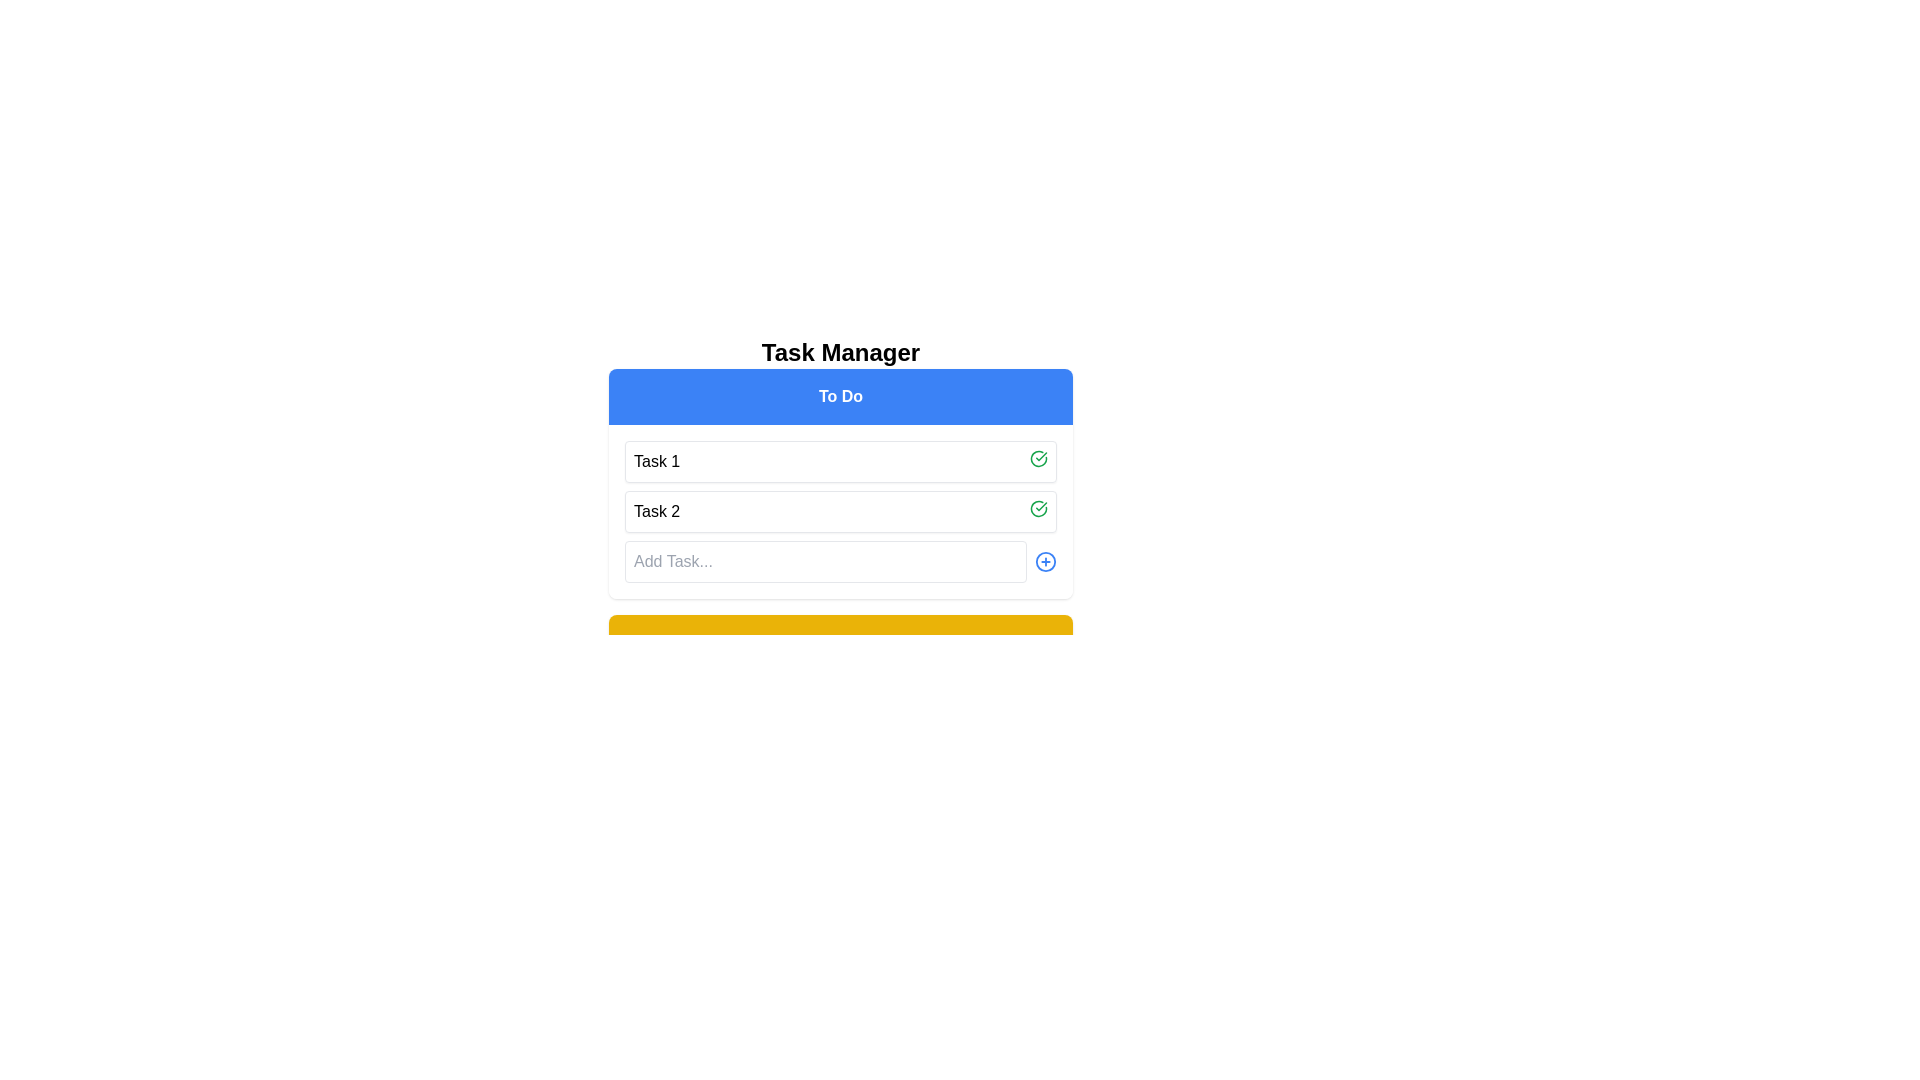  I want to click on the completion status icon for 'Task 1', located at the rightmost part of the 'Task 1' row in the task list interface, so click(1038, 459).